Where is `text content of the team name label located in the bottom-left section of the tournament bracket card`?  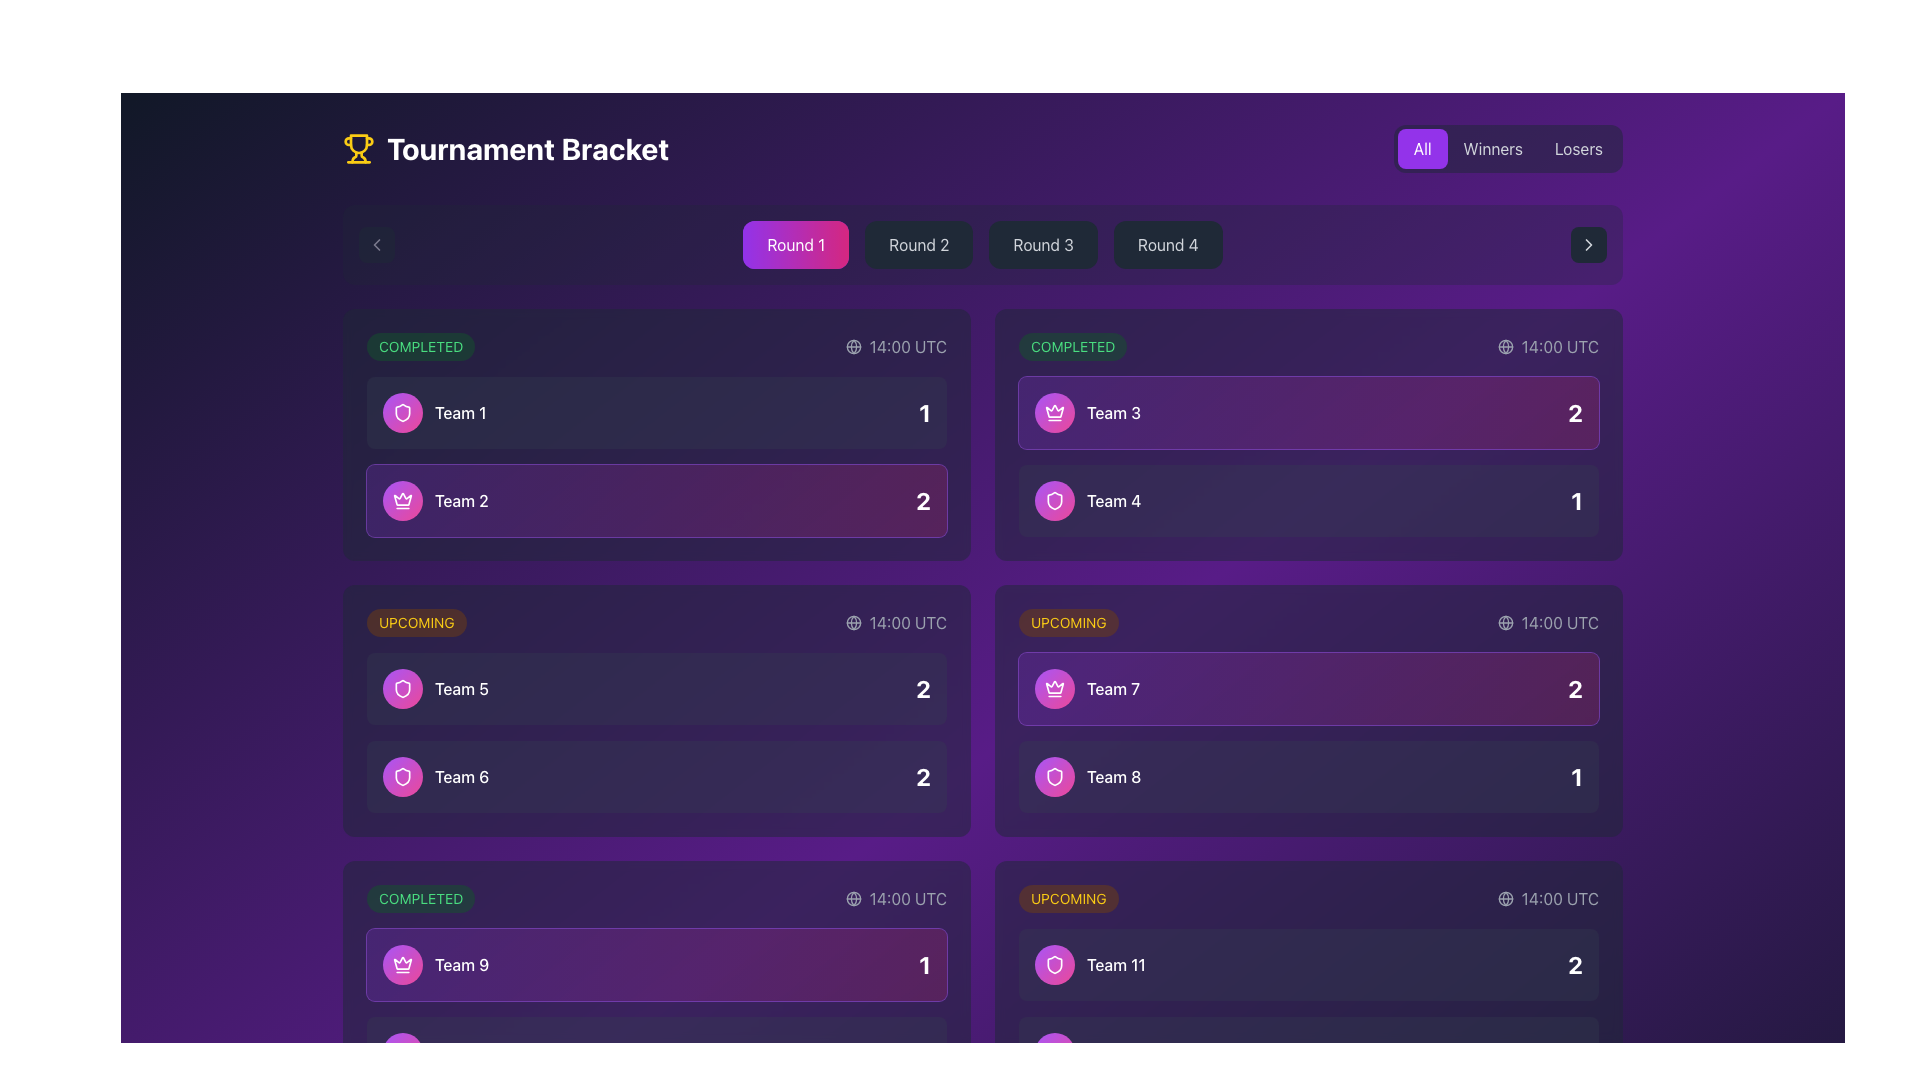
text content of the team name label located in the bottom-left section of the tournament bracket card is located at coordinates (438, 1052).